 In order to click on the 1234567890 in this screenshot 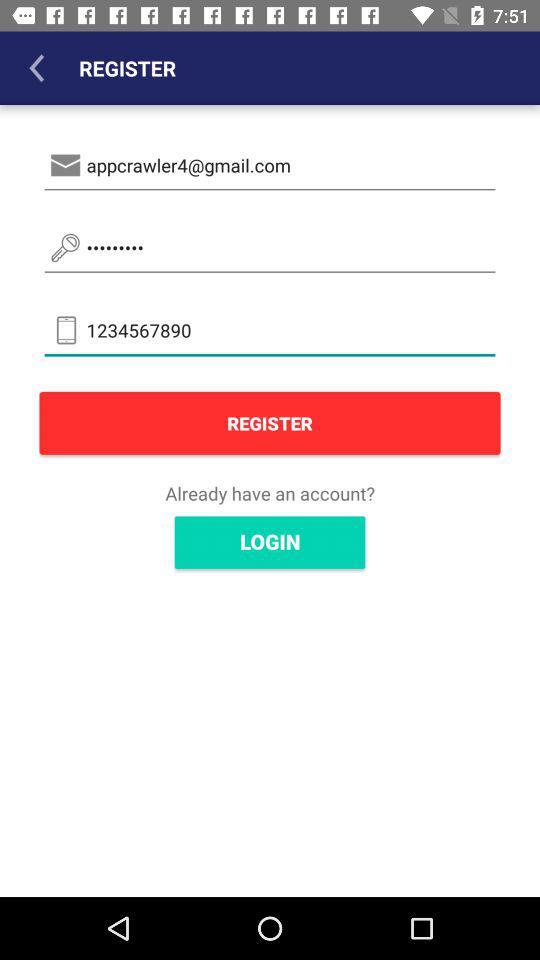, I will do `click(270, 330)`.